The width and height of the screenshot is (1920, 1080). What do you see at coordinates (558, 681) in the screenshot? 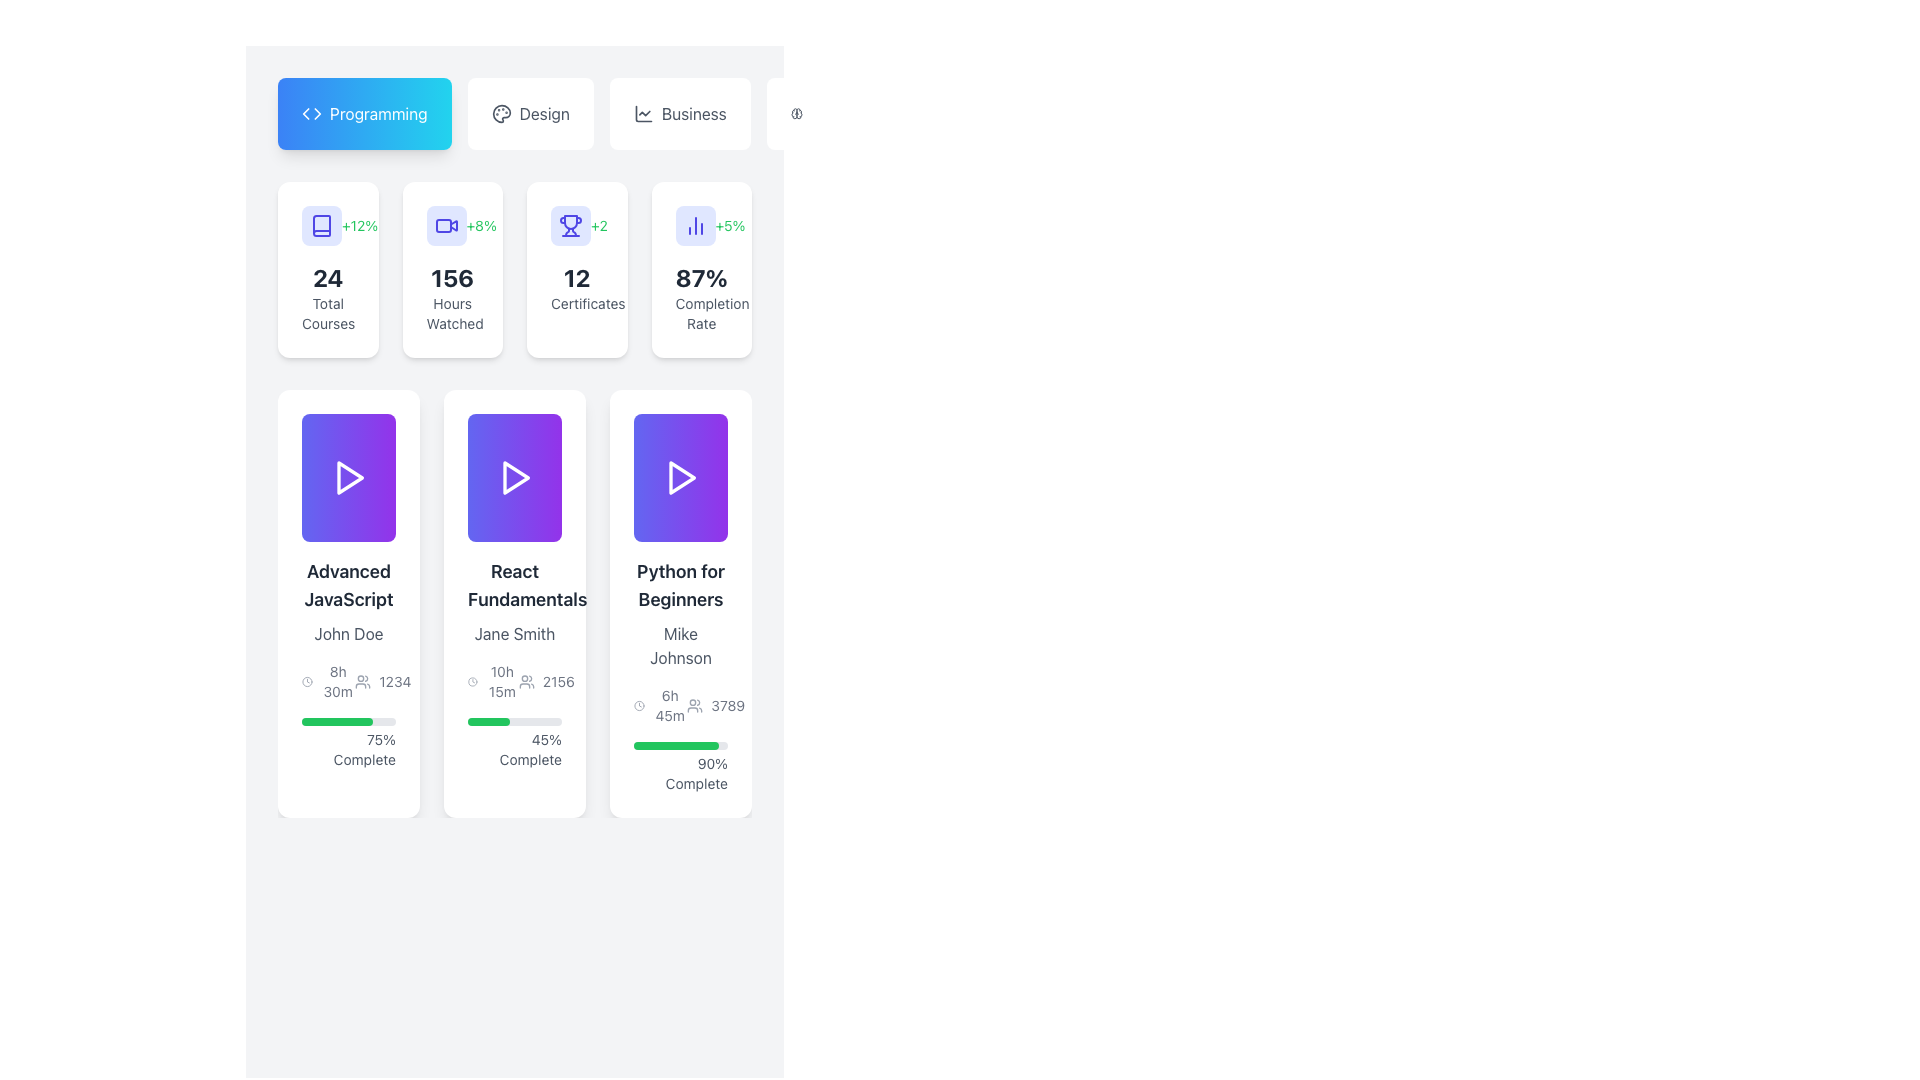
I see `the text label displaying '2156', which is styled in small gray font and located on the 'React Fundamentals' course card, below the course duration and to the right of the human figures icon` at bounding box center [558, 681].